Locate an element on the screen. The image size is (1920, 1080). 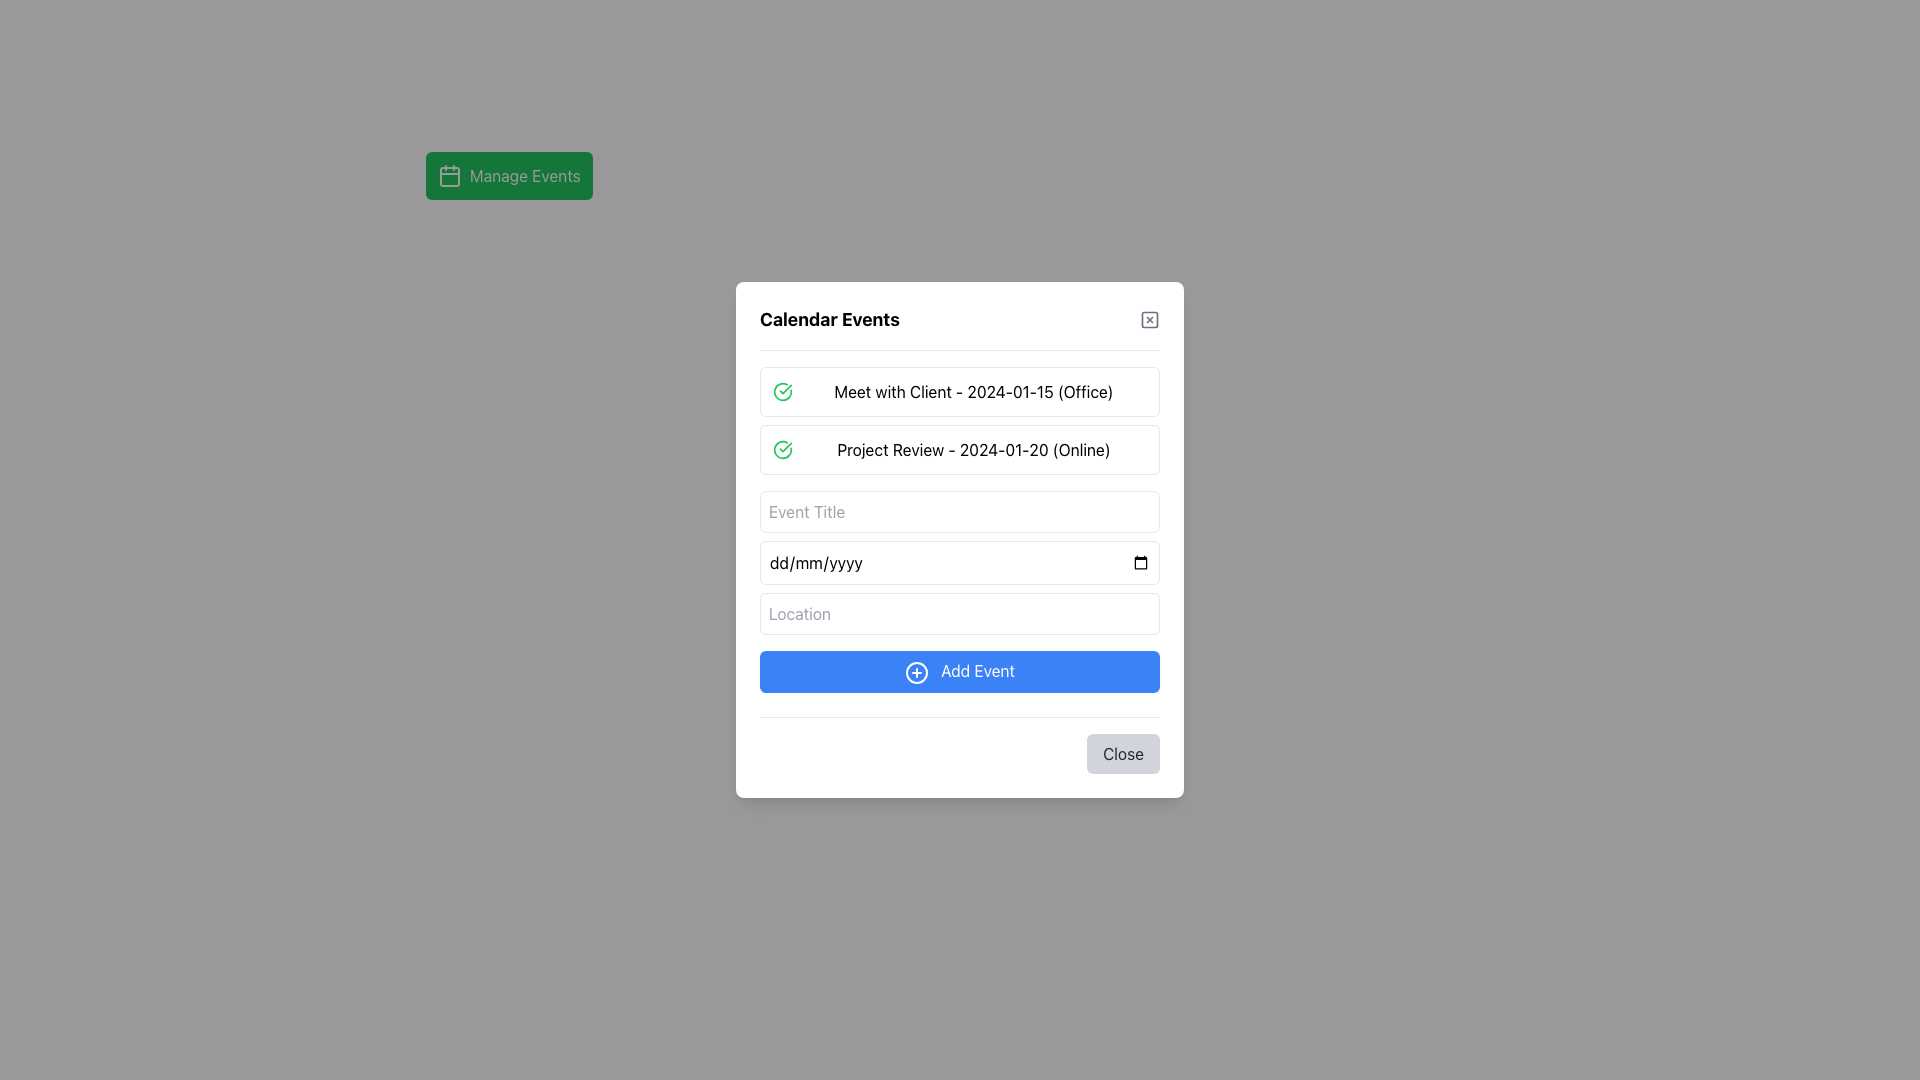
the 'Add Event' button, which is a rectangular button with a blue background and white text, located at the bottom of the 'Calendar Events' modal is located at coordinates (960, 671).